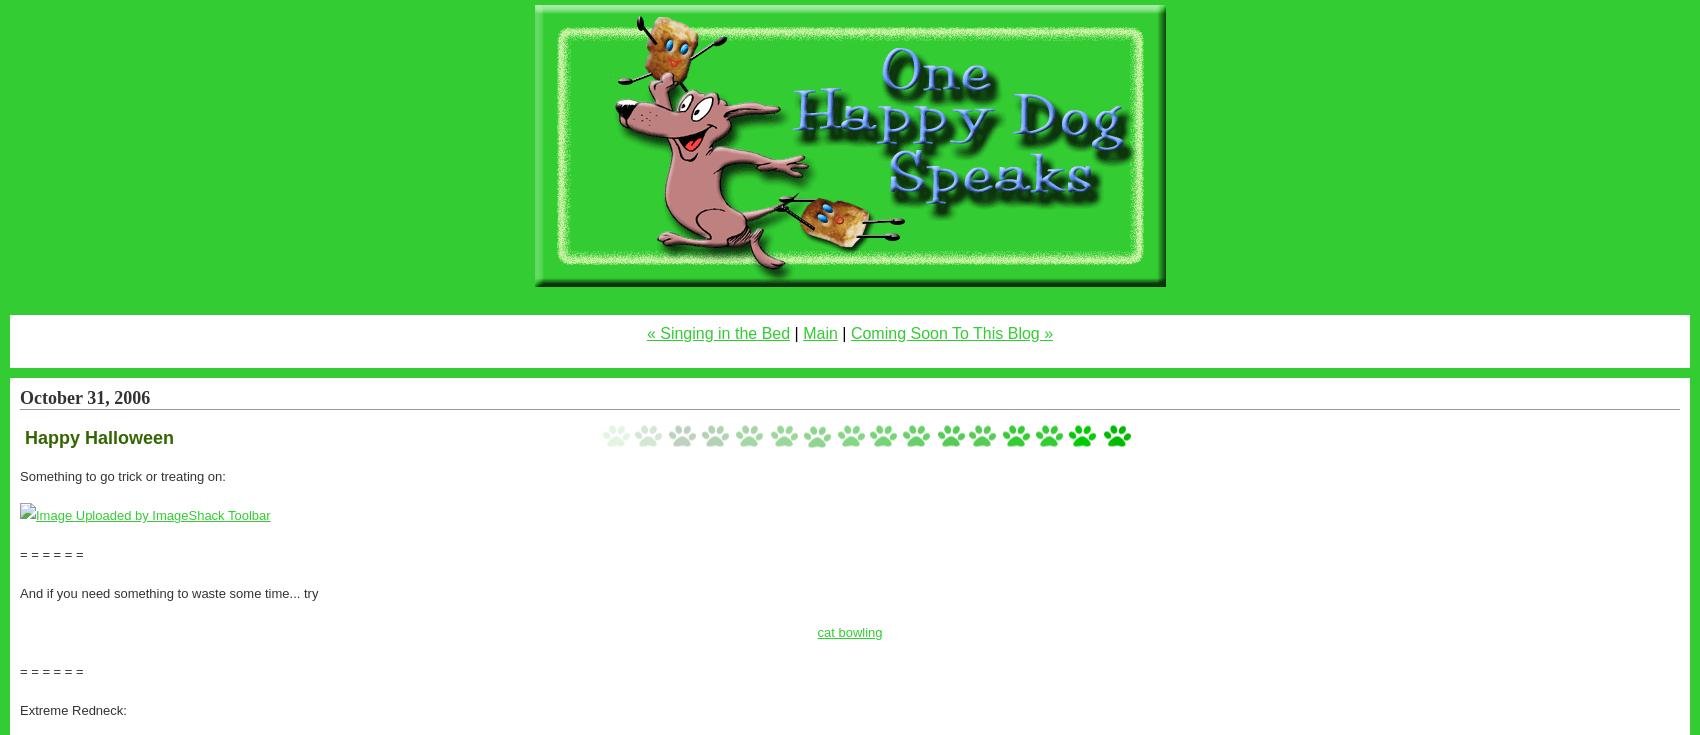 This screenshot has width=1700, height=735. I want to click on 'And if you need something to waste some time... try', so click(167, 593).